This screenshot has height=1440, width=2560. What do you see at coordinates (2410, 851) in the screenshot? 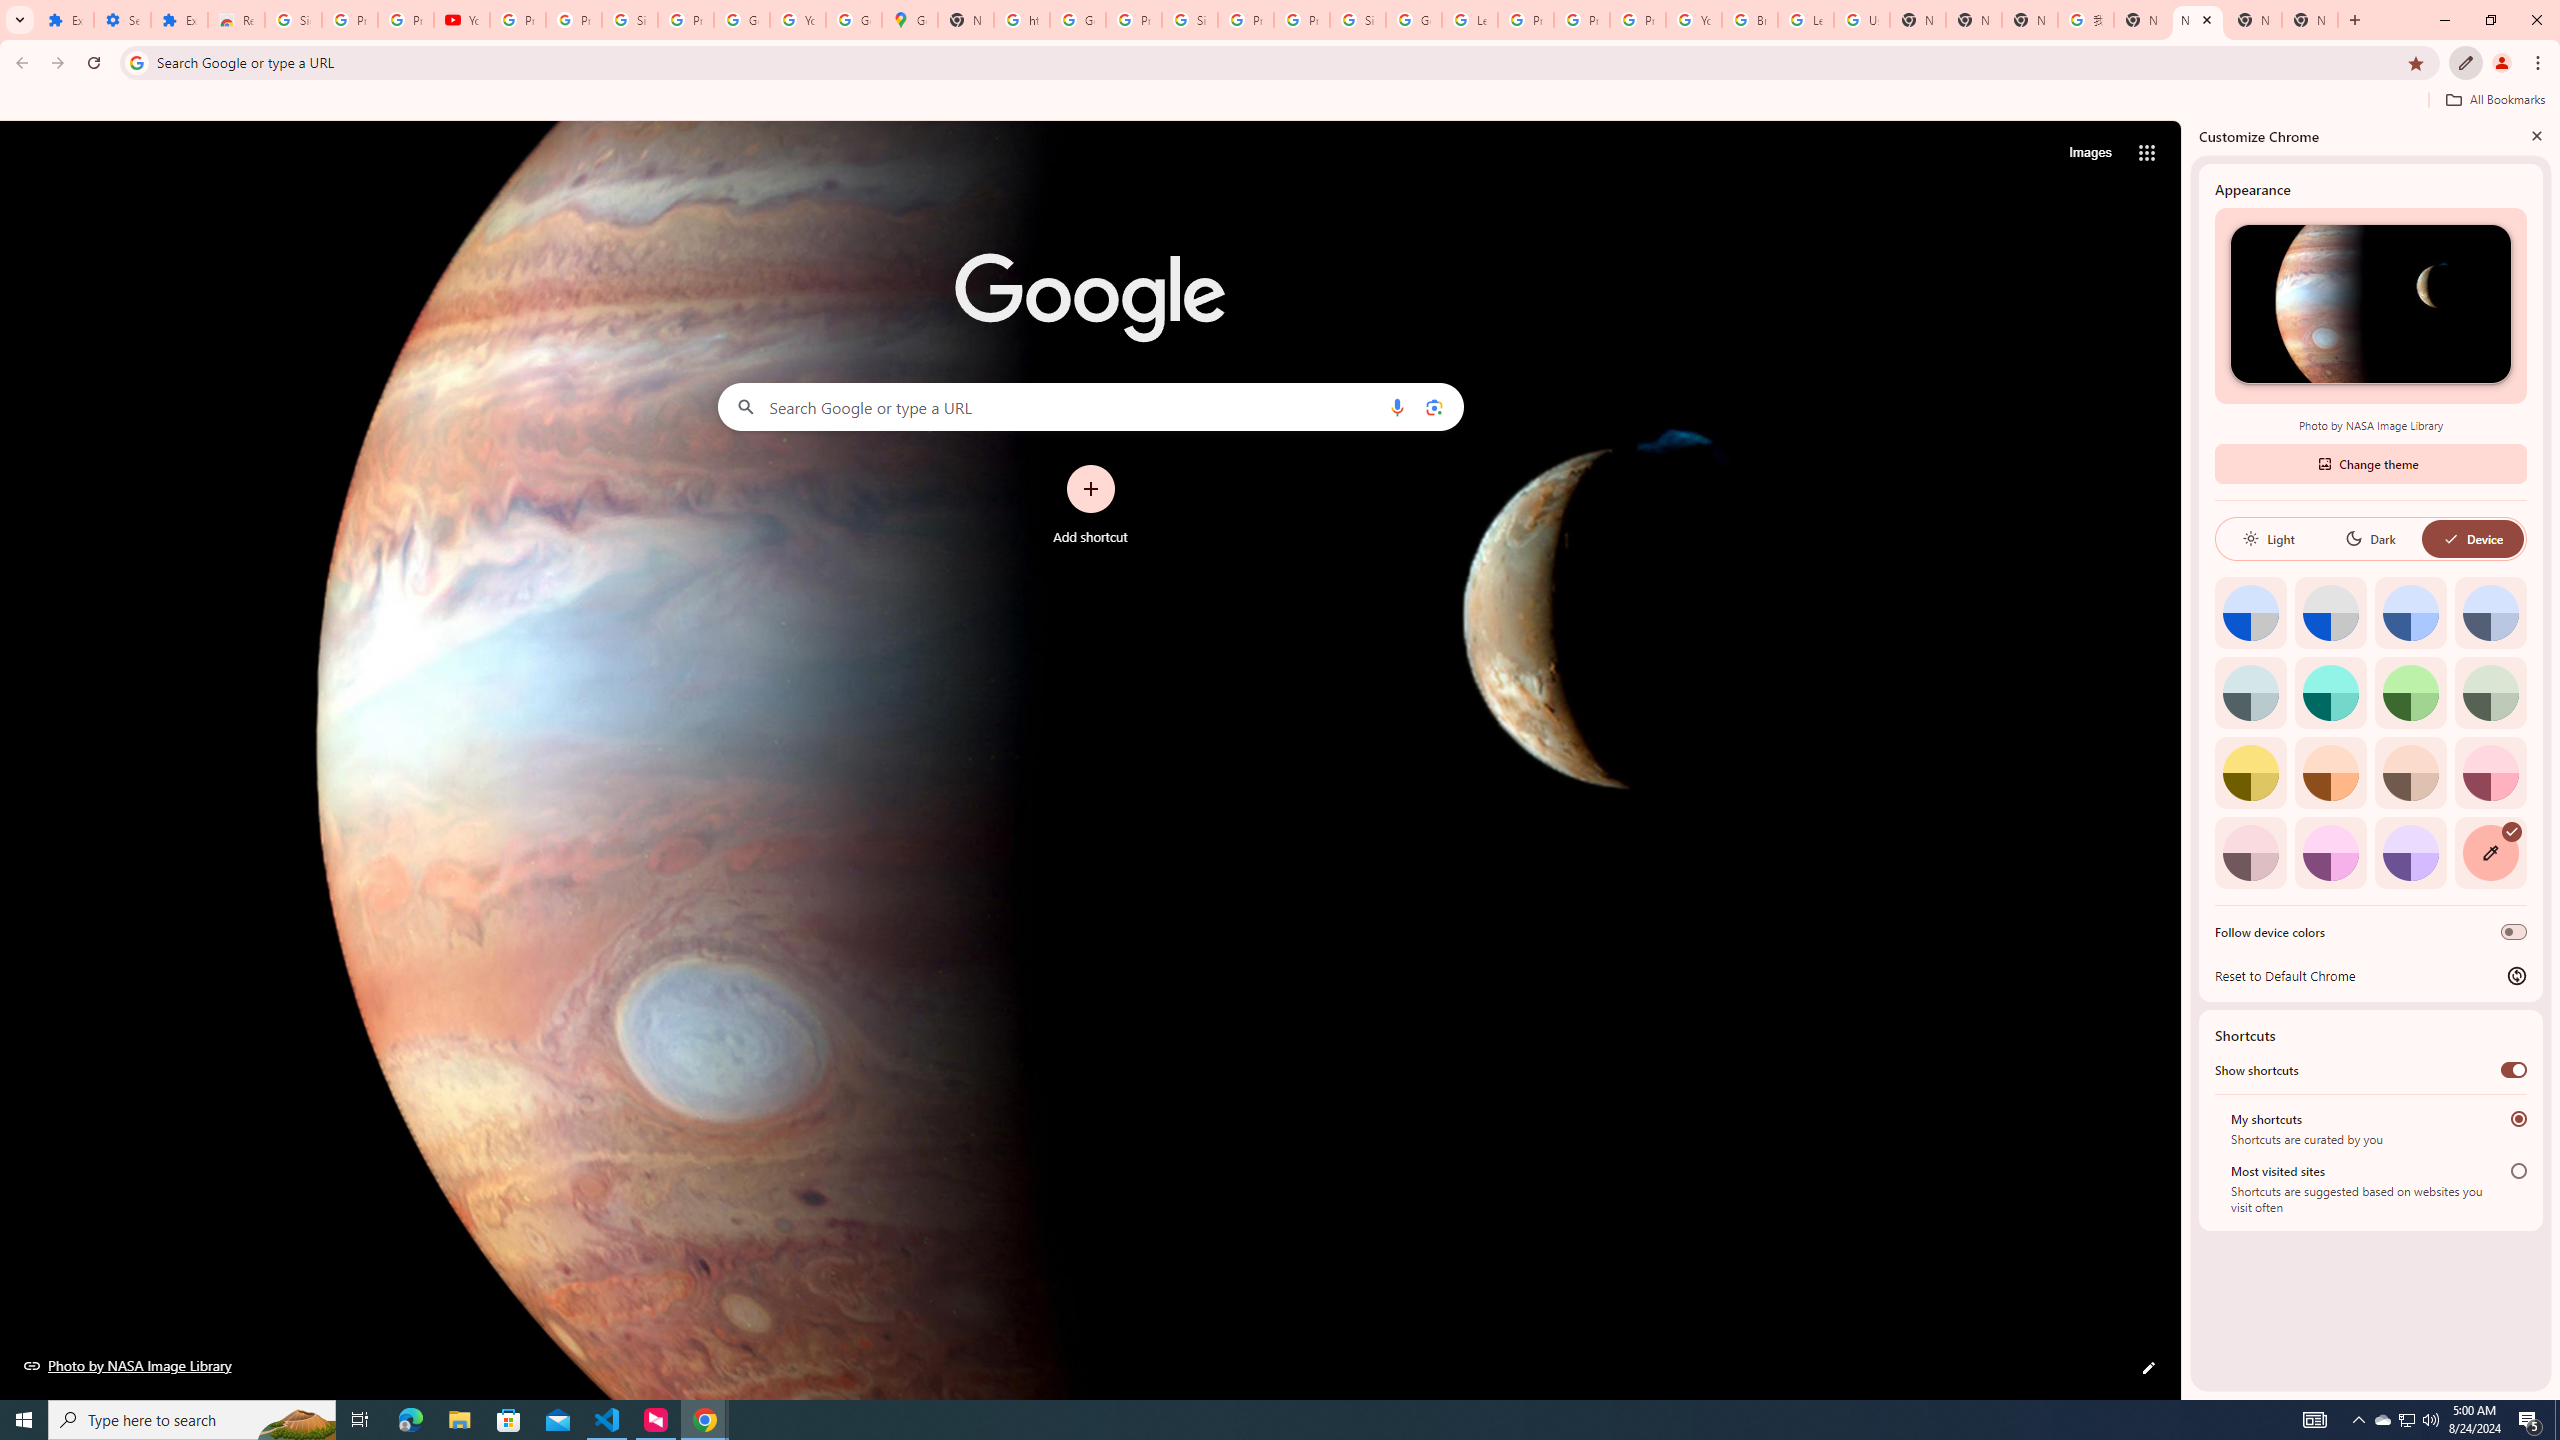
I see `'Violet'` at bounding box center [2410, 851].